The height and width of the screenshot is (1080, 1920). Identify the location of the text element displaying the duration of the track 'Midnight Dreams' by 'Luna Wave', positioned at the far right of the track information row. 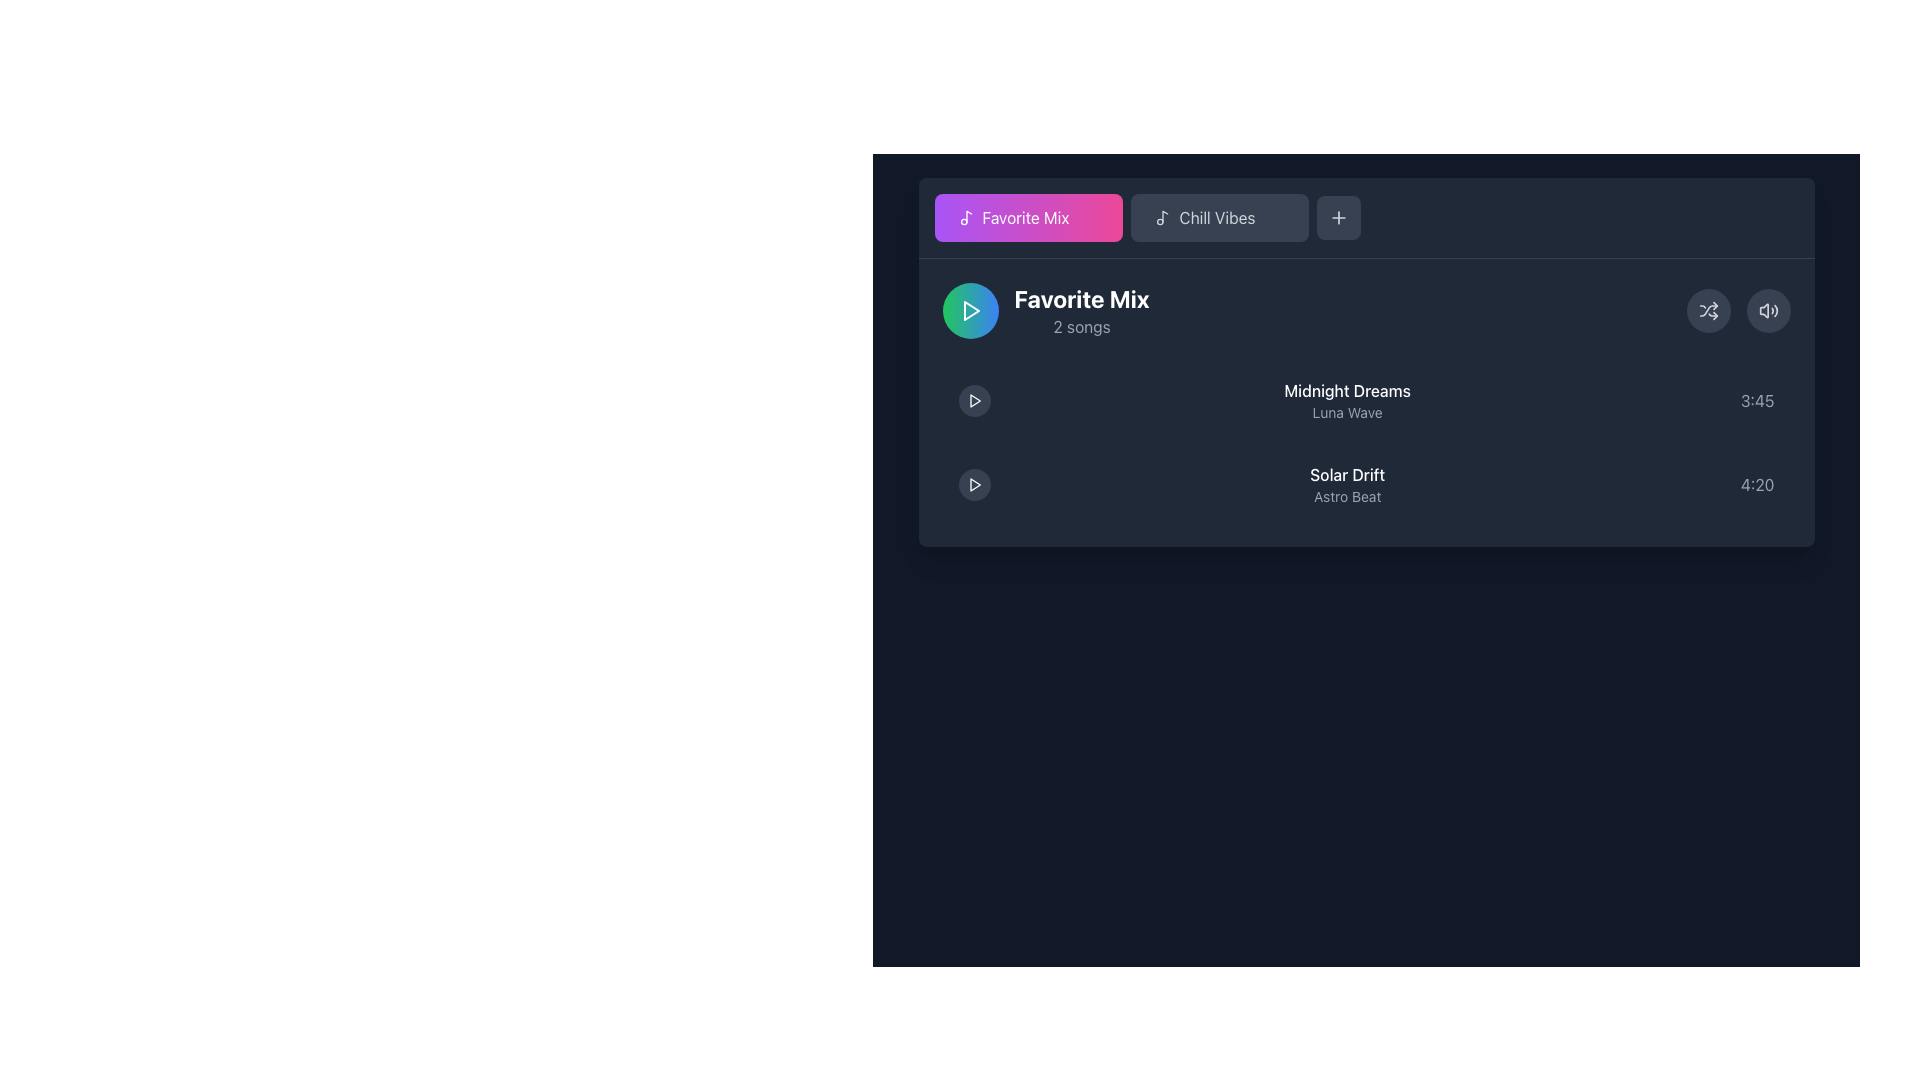
(1756, 401).